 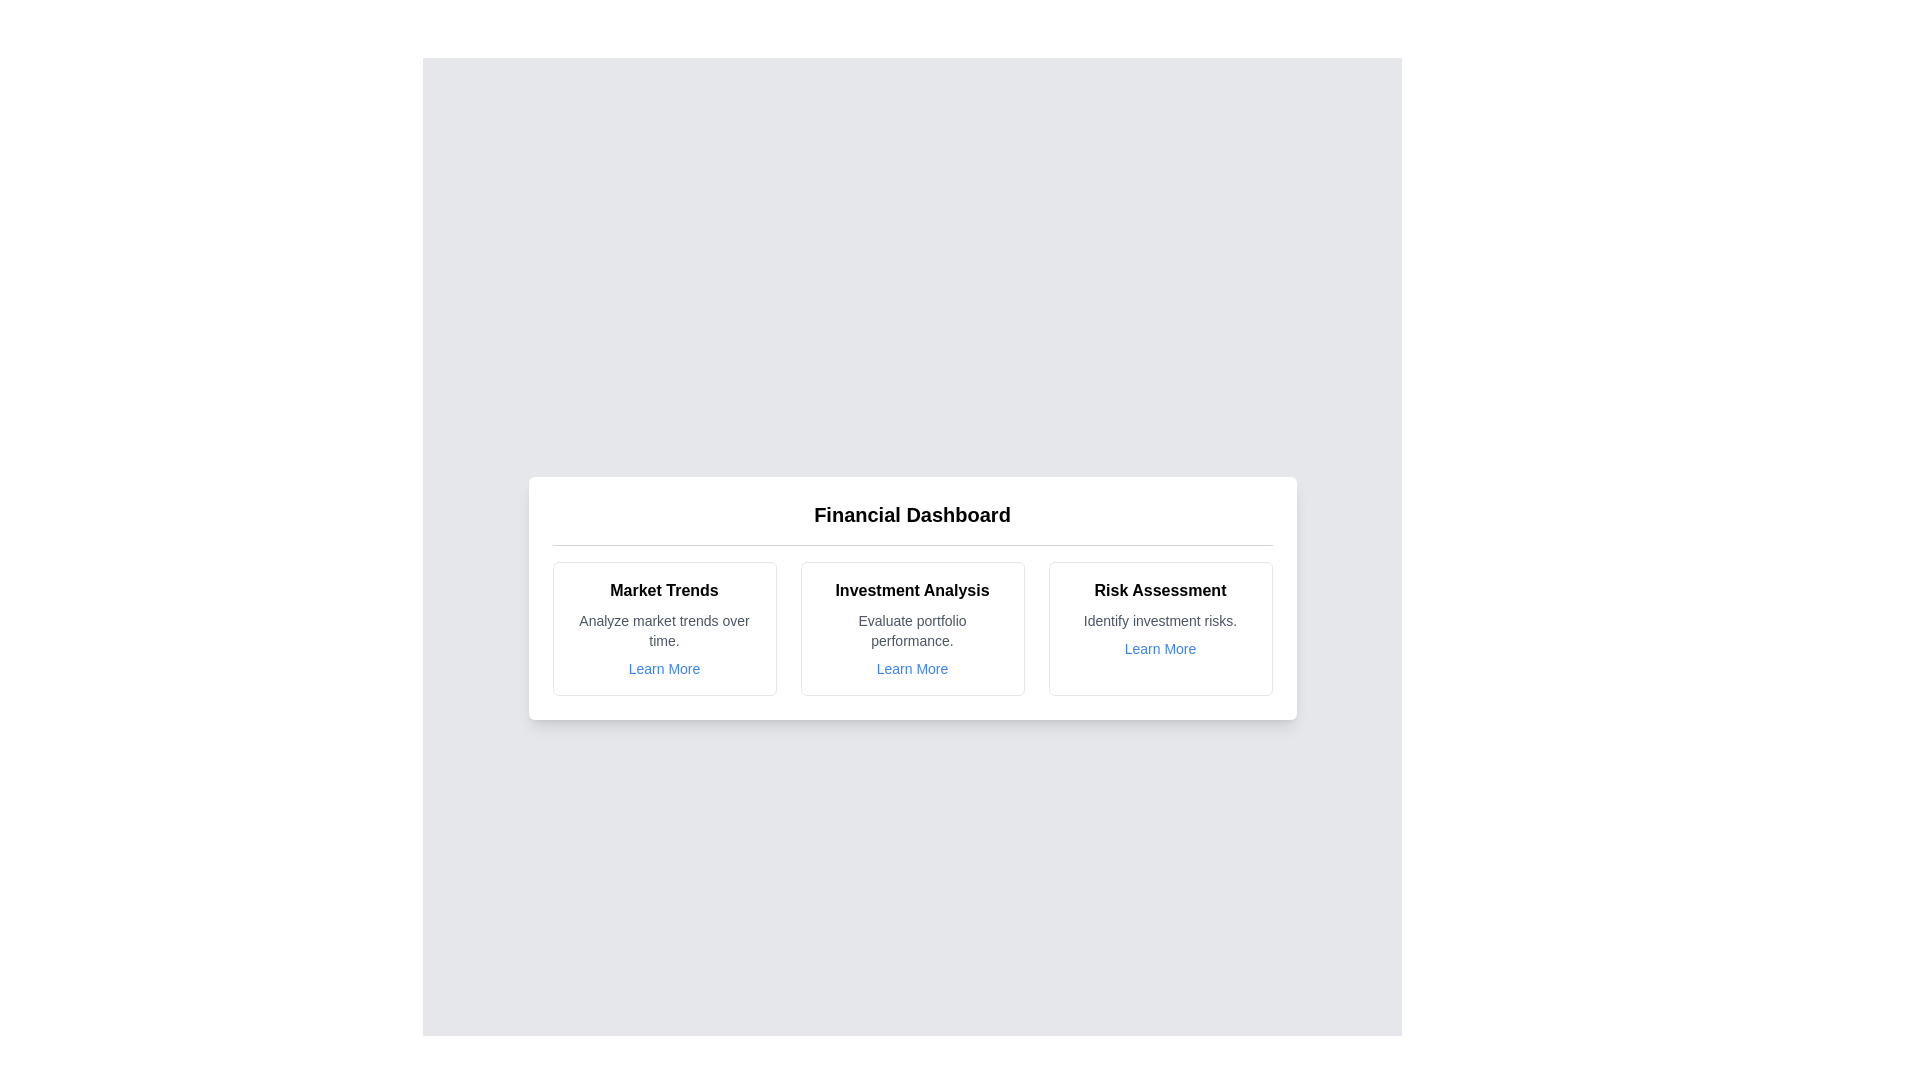 What do you see at coordinates (911, 627) in the screenshot?
I see `the card corresponding to Investment Analysis to inspect its details` at bounding box center [911, 627].